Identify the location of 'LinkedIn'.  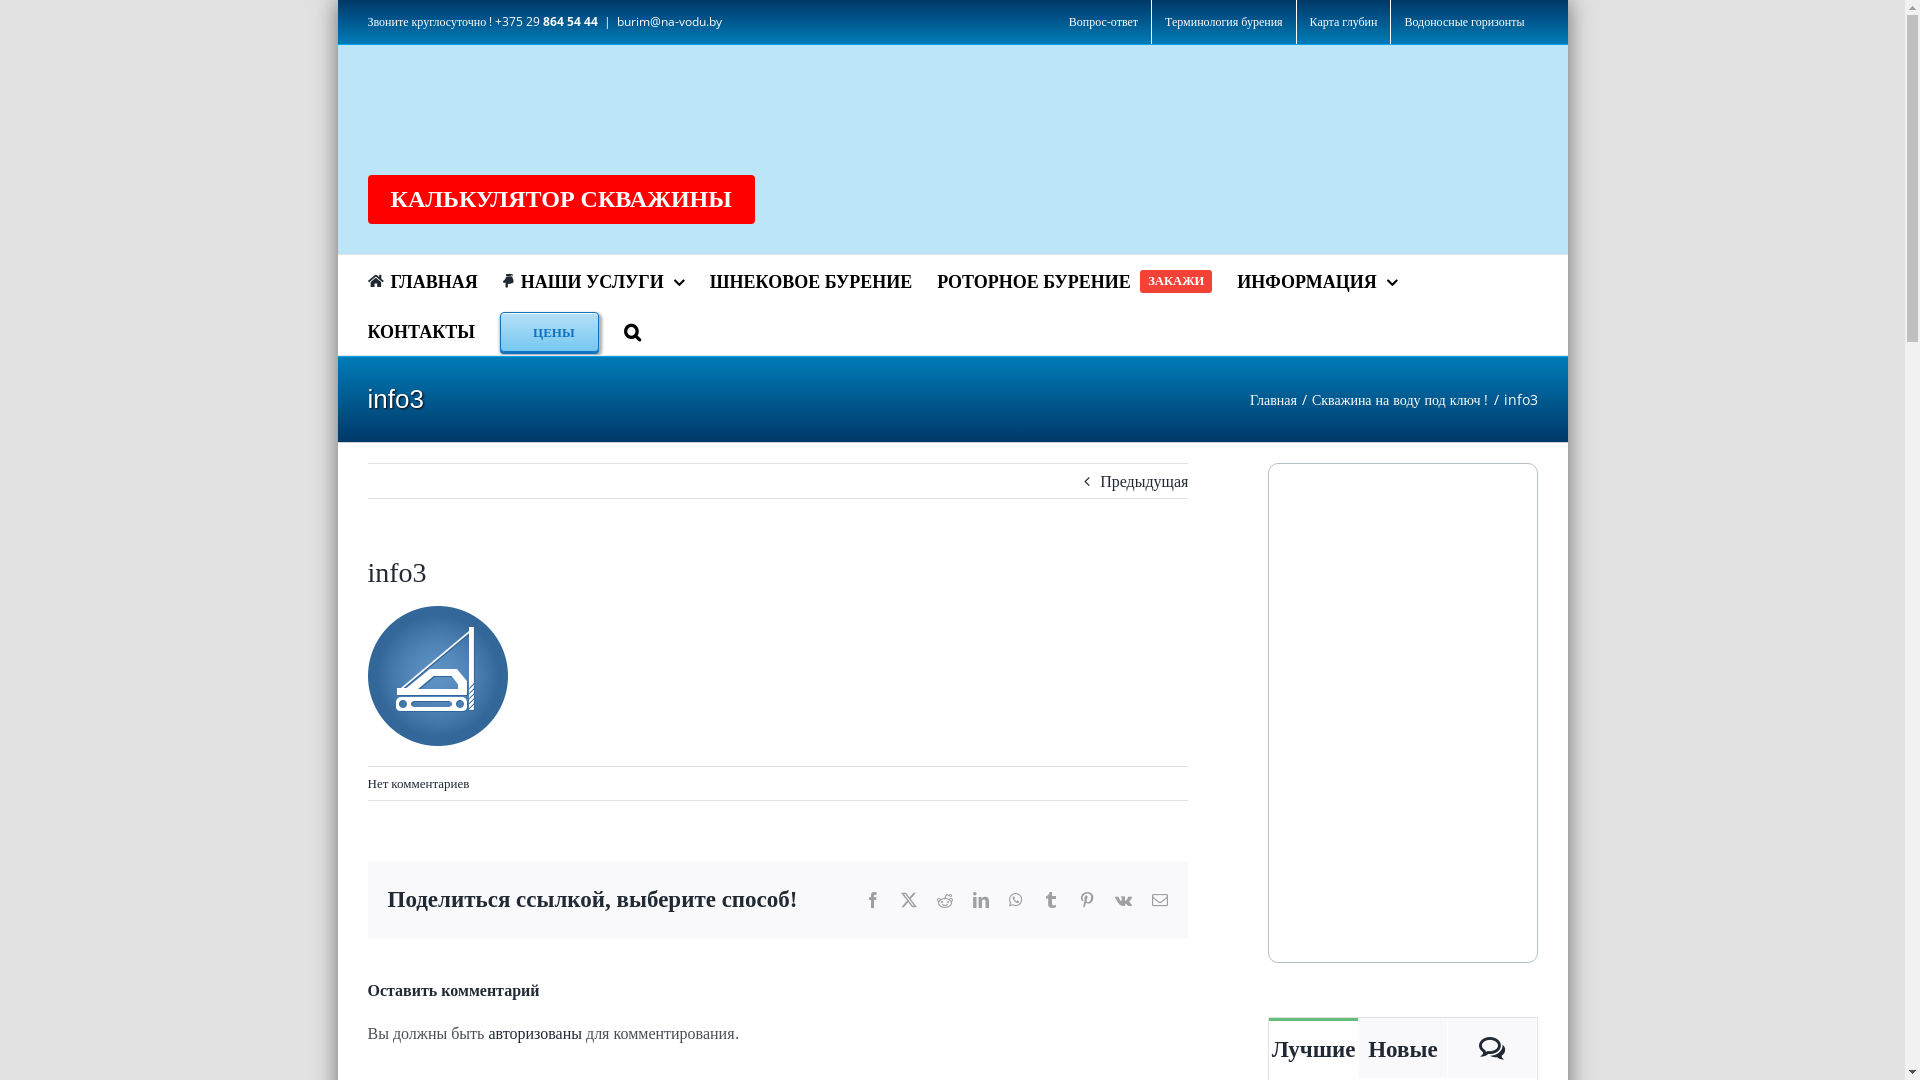
(980, 898).